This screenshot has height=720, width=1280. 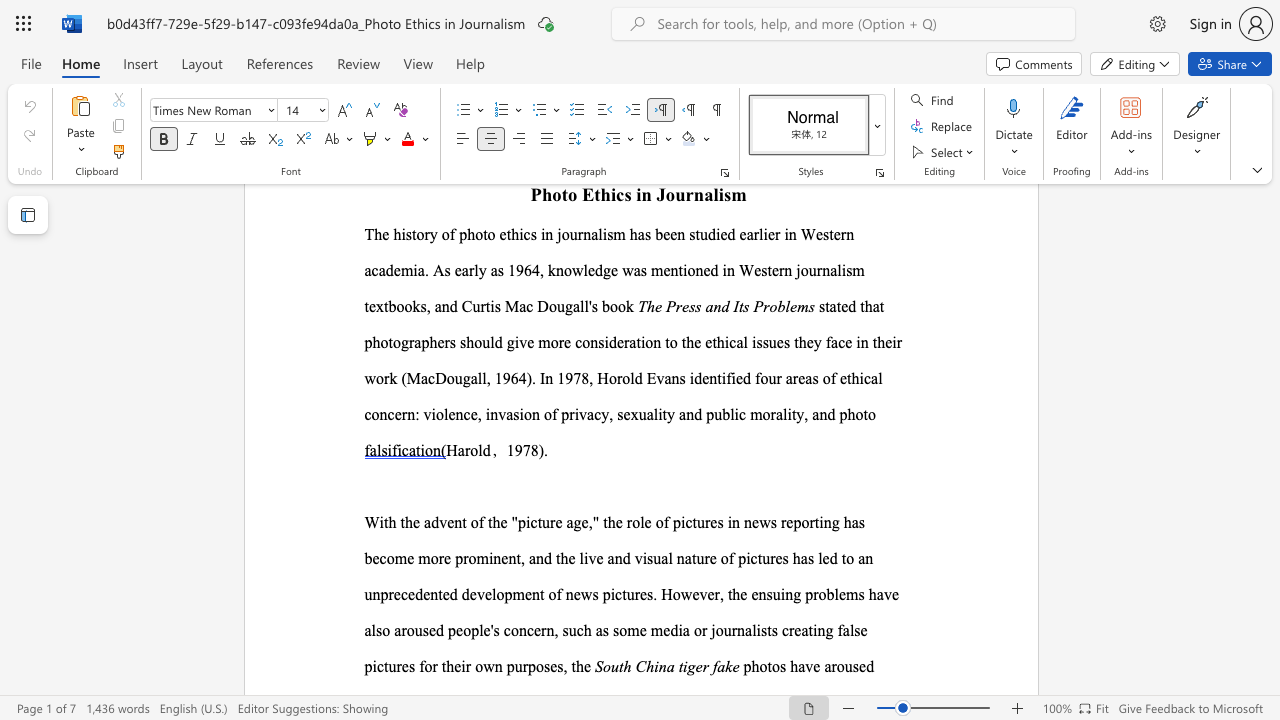 What do you see at coordinates (531, 378) in the screenshot?
I see `the subset text ". In 1978, Horold Evan" within the text ". In 1978, Horold Evans"` at bounding box center [531, 378].